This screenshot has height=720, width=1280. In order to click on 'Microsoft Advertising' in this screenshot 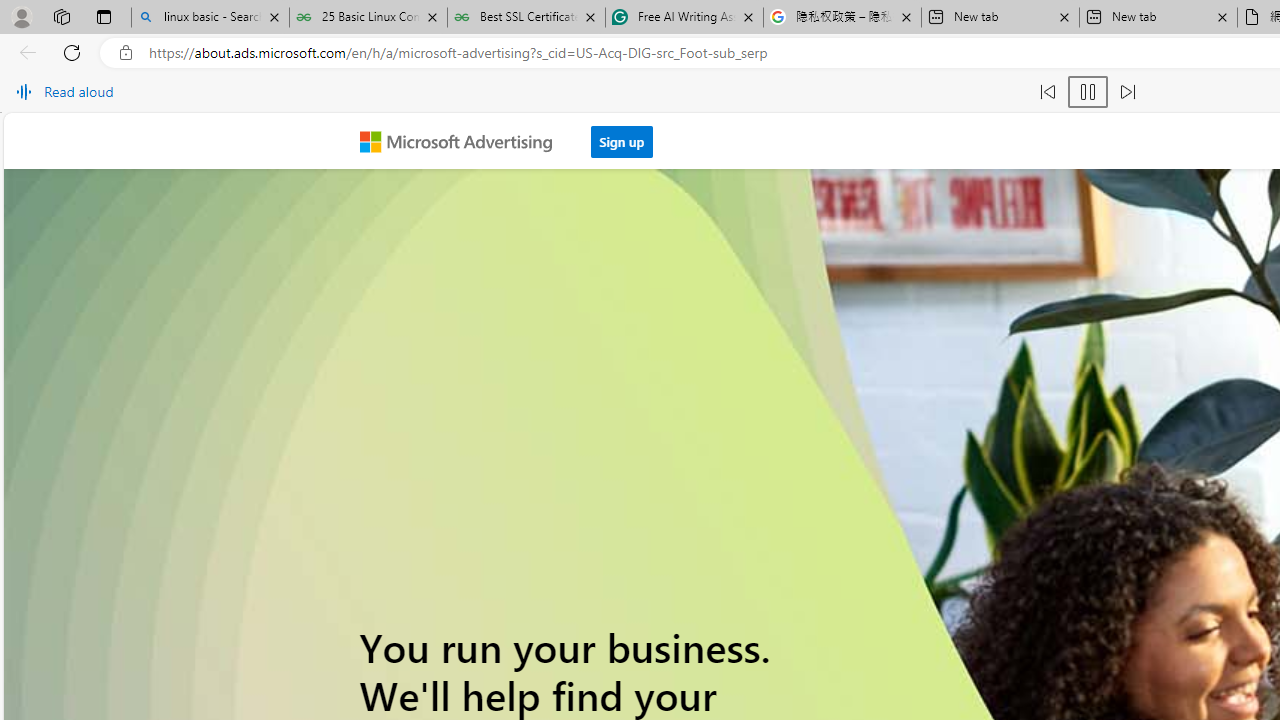, I will do `click(463, 139)`.